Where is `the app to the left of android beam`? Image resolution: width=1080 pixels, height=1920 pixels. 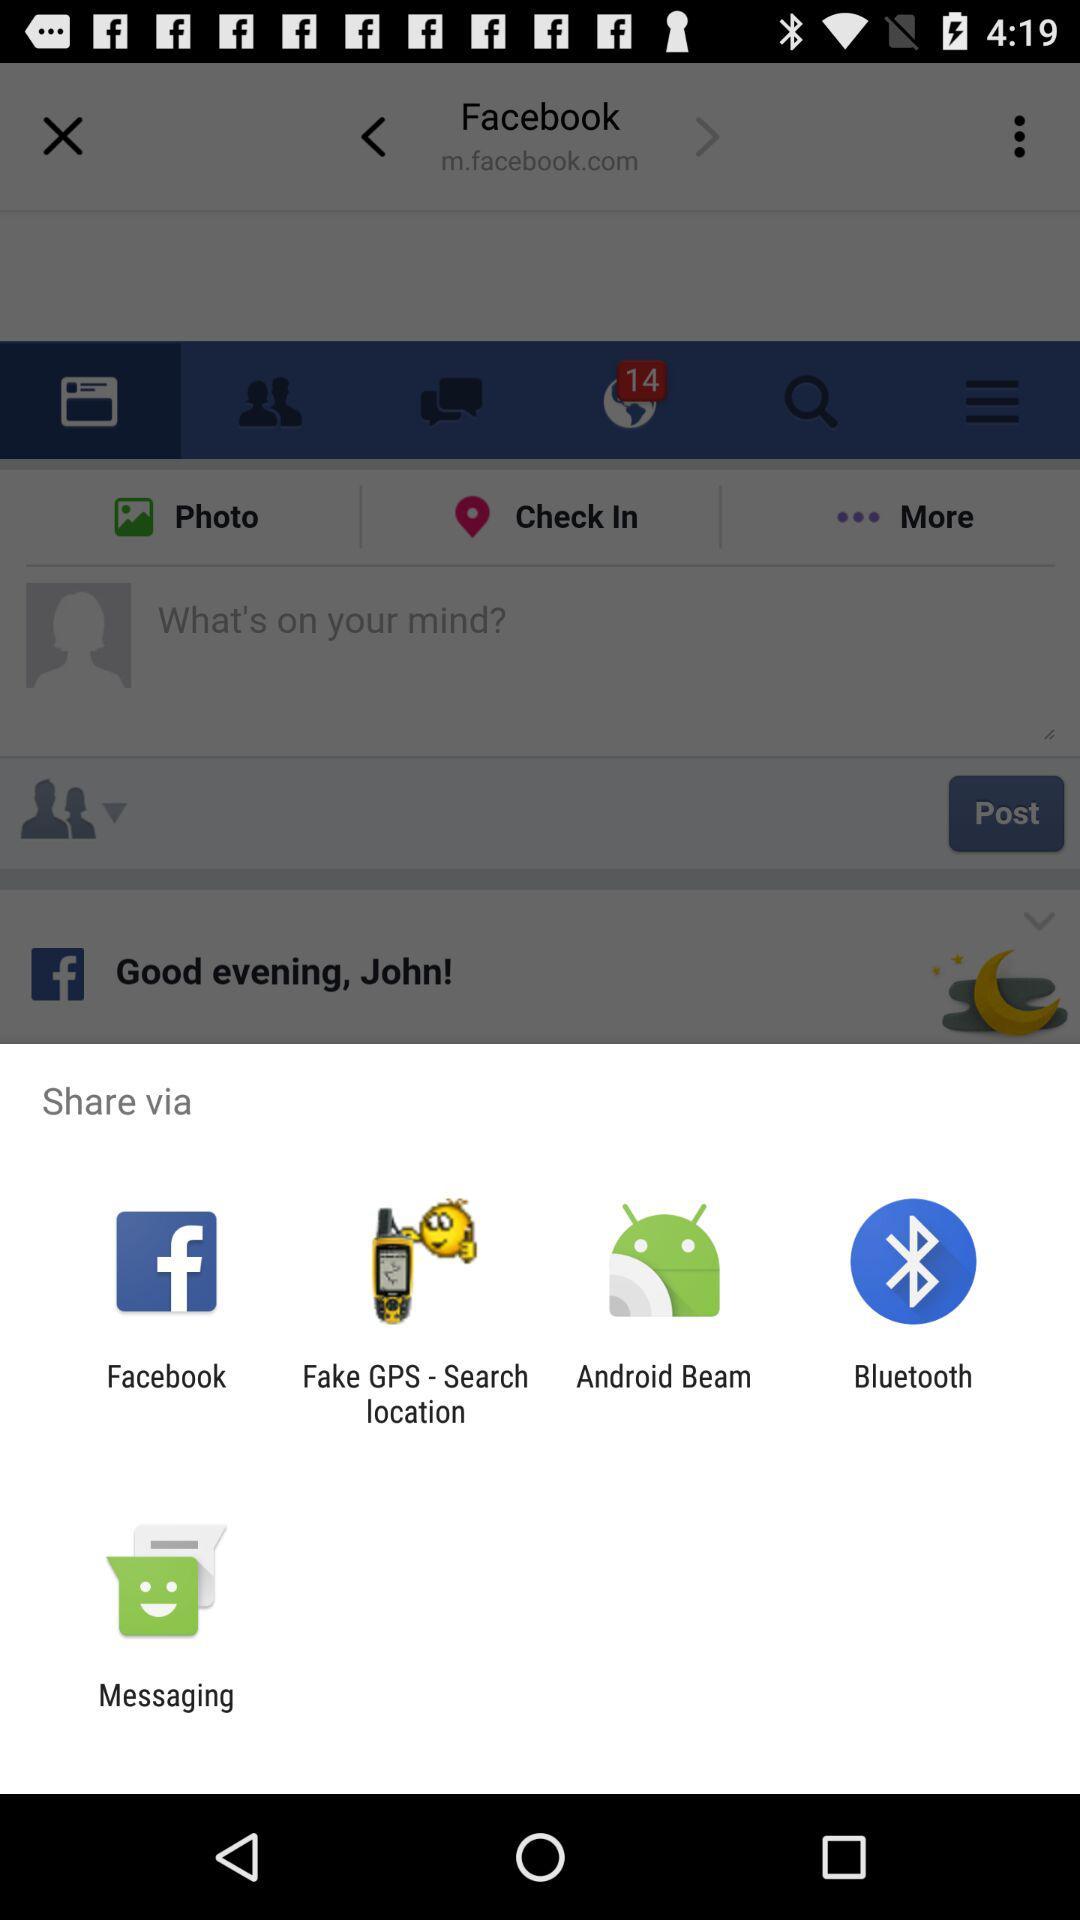
the app to the left of android beam is located at coordinates (414, 1392).